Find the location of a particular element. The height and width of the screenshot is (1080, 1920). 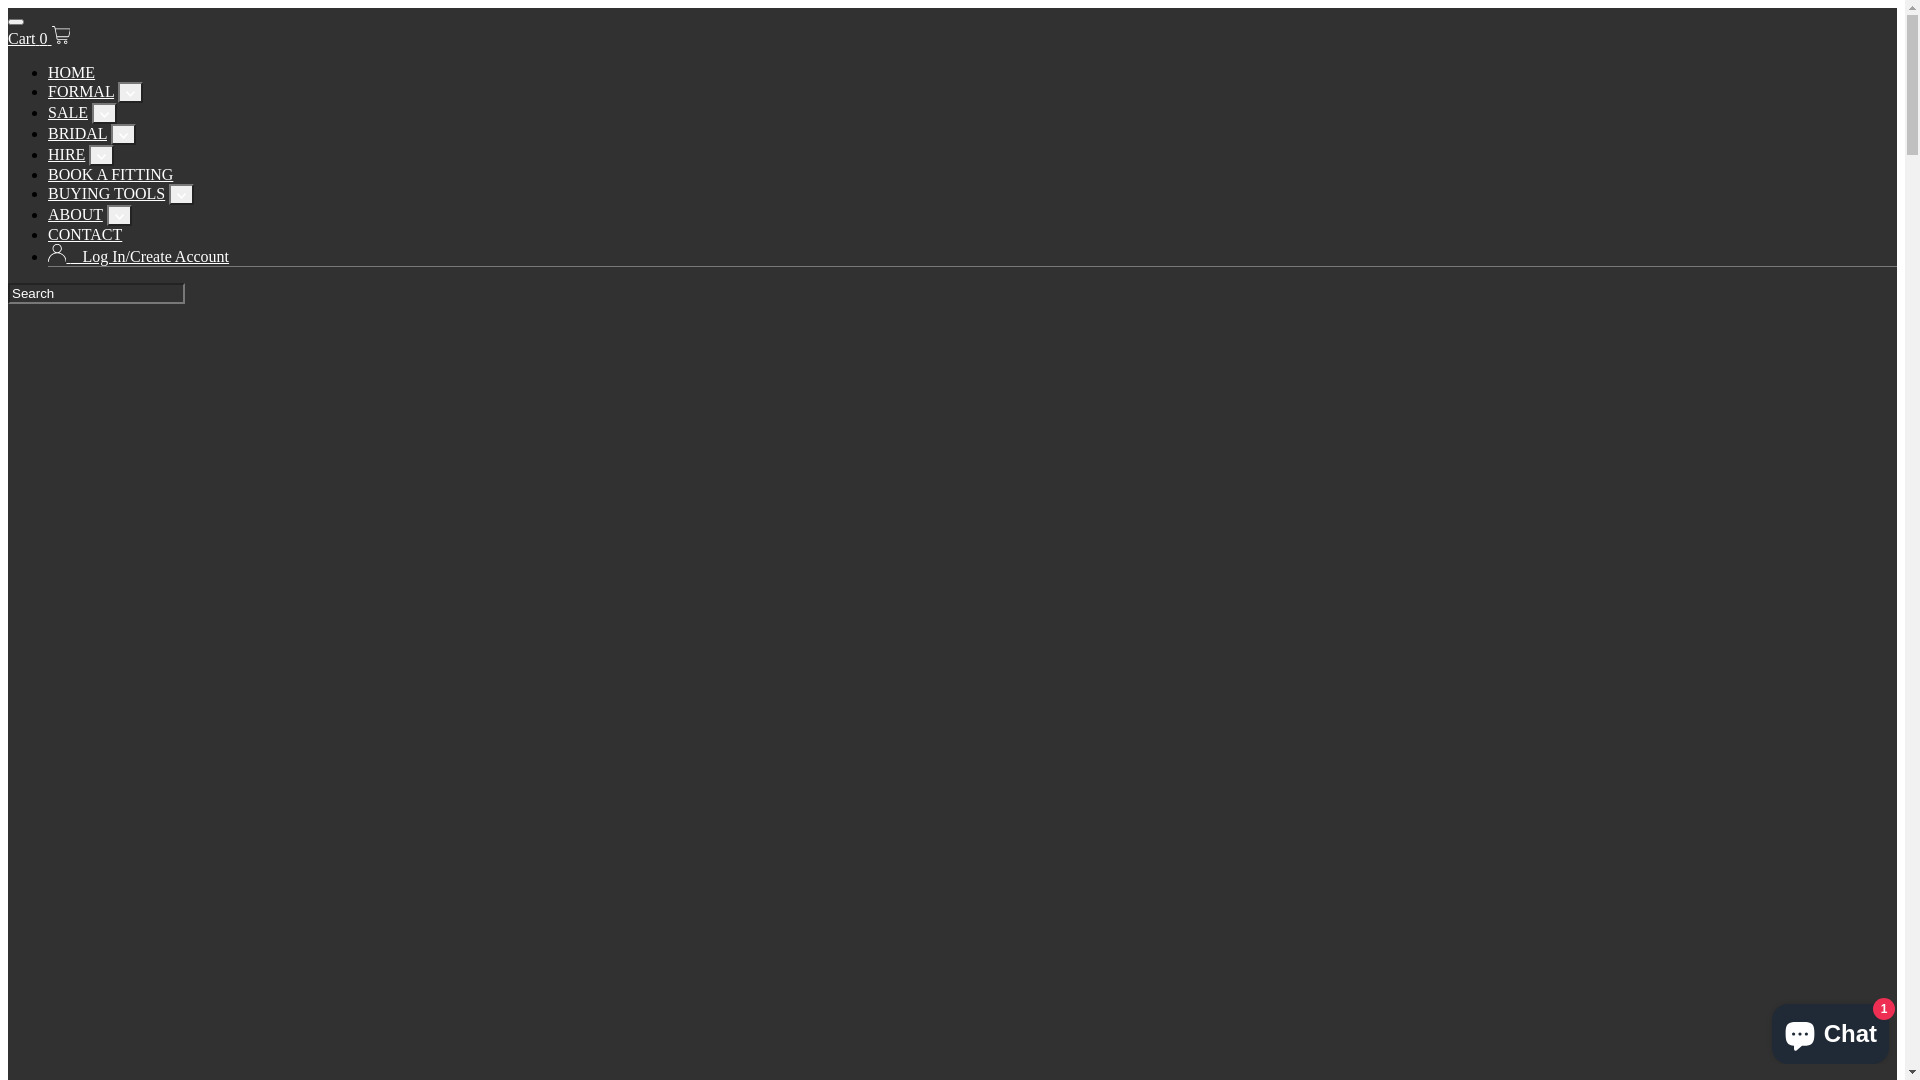

'ABOUT' is located at coordinates (75, 214).